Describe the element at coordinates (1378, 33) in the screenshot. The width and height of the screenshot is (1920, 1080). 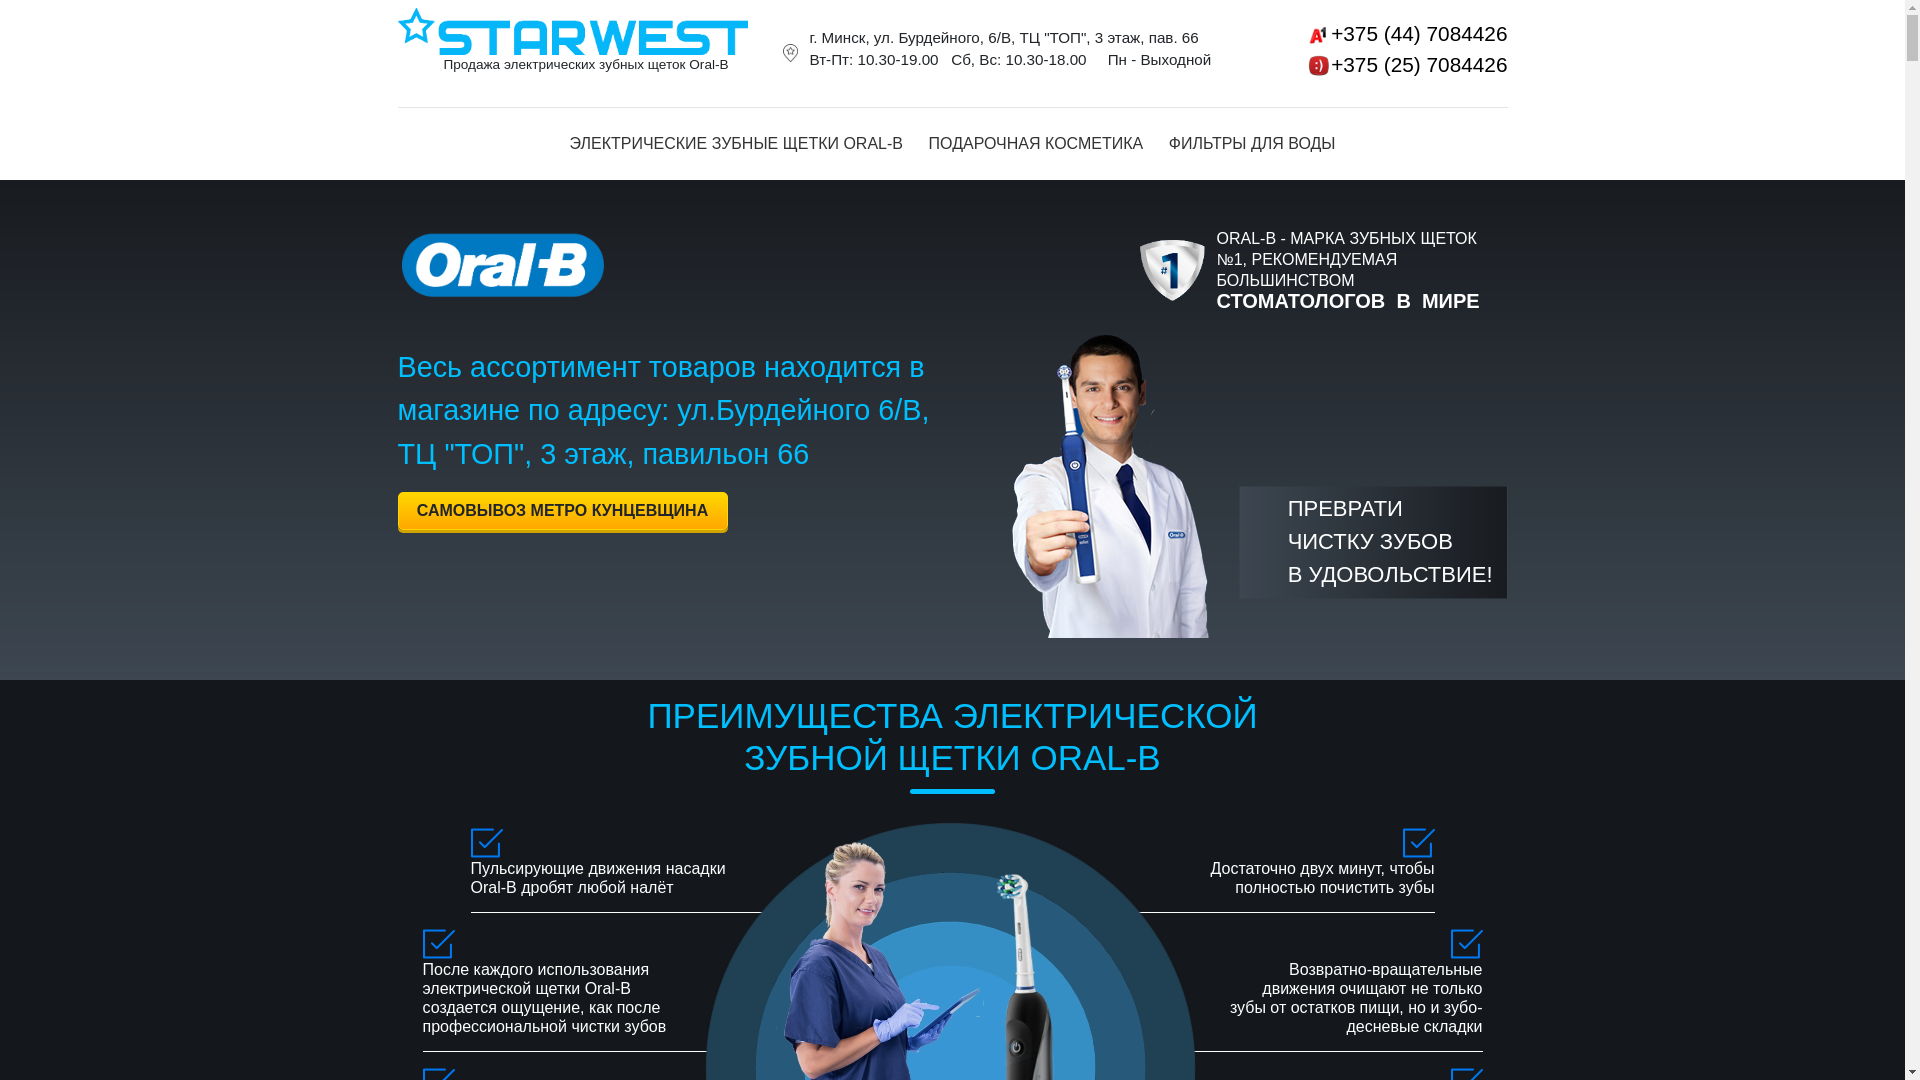
I see `'+375 (44) 7084426'` at that location.